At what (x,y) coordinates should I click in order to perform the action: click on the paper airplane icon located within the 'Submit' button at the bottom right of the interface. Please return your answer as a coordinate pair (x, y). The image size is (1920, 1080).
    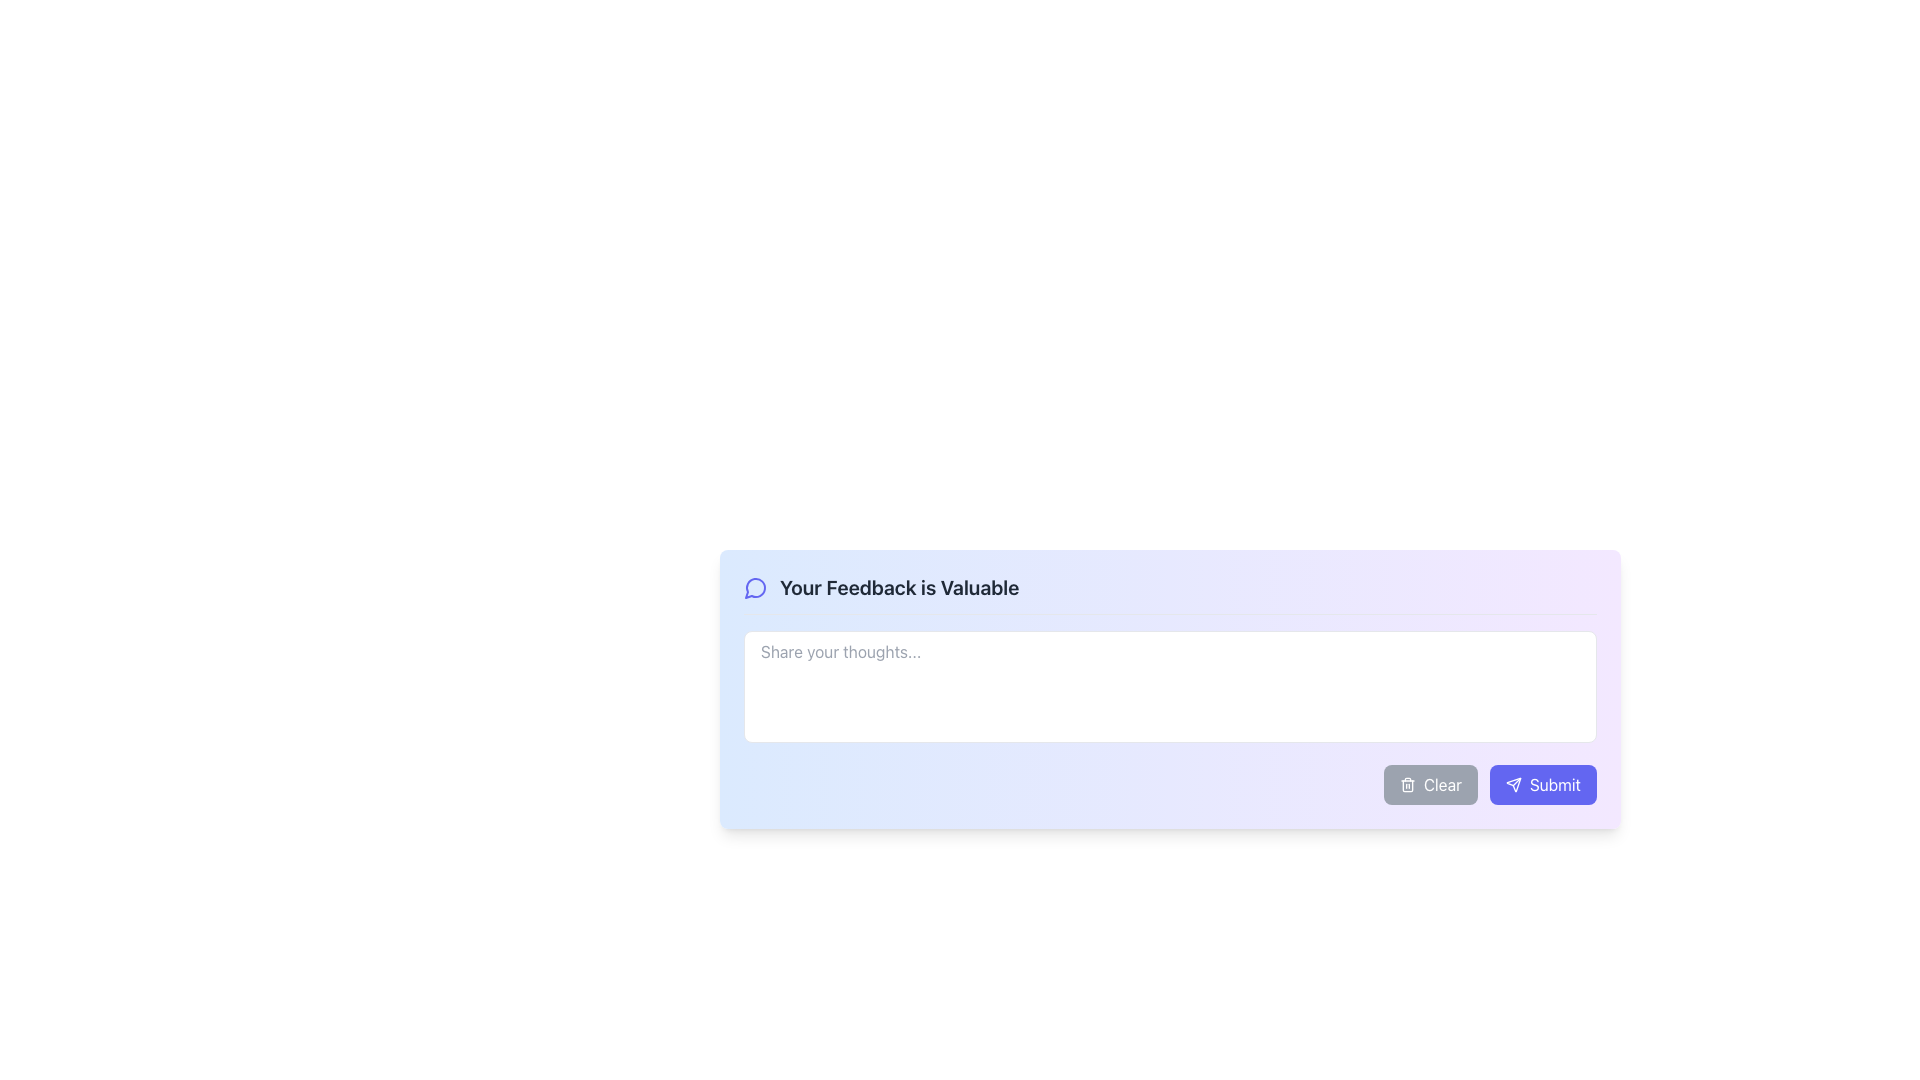
    Looking at the image, I should click on (1513, 784).